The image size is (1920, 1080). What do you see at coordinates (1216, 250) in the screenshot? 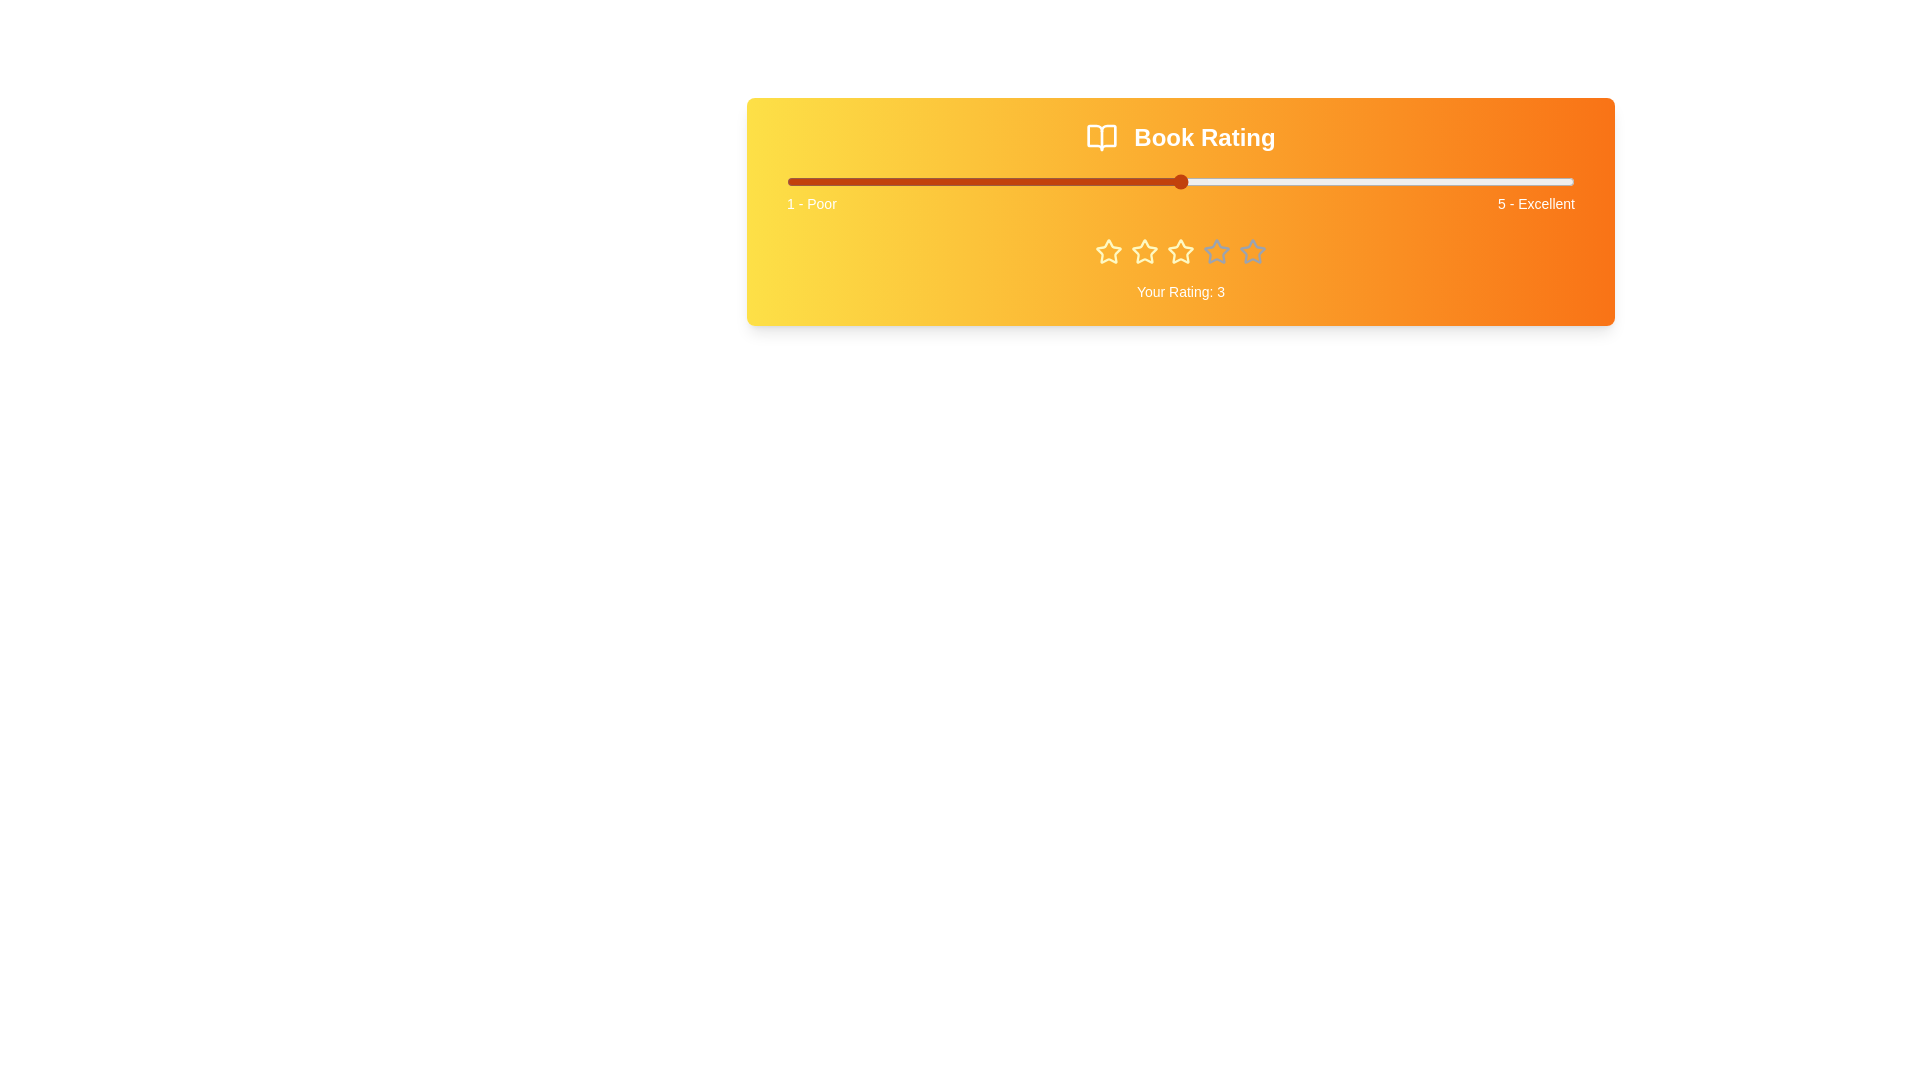
I see `the star icon representing the third rating level in a five-point scale, which indicates a selected rating of 3` at bounding box center [1216, 250].